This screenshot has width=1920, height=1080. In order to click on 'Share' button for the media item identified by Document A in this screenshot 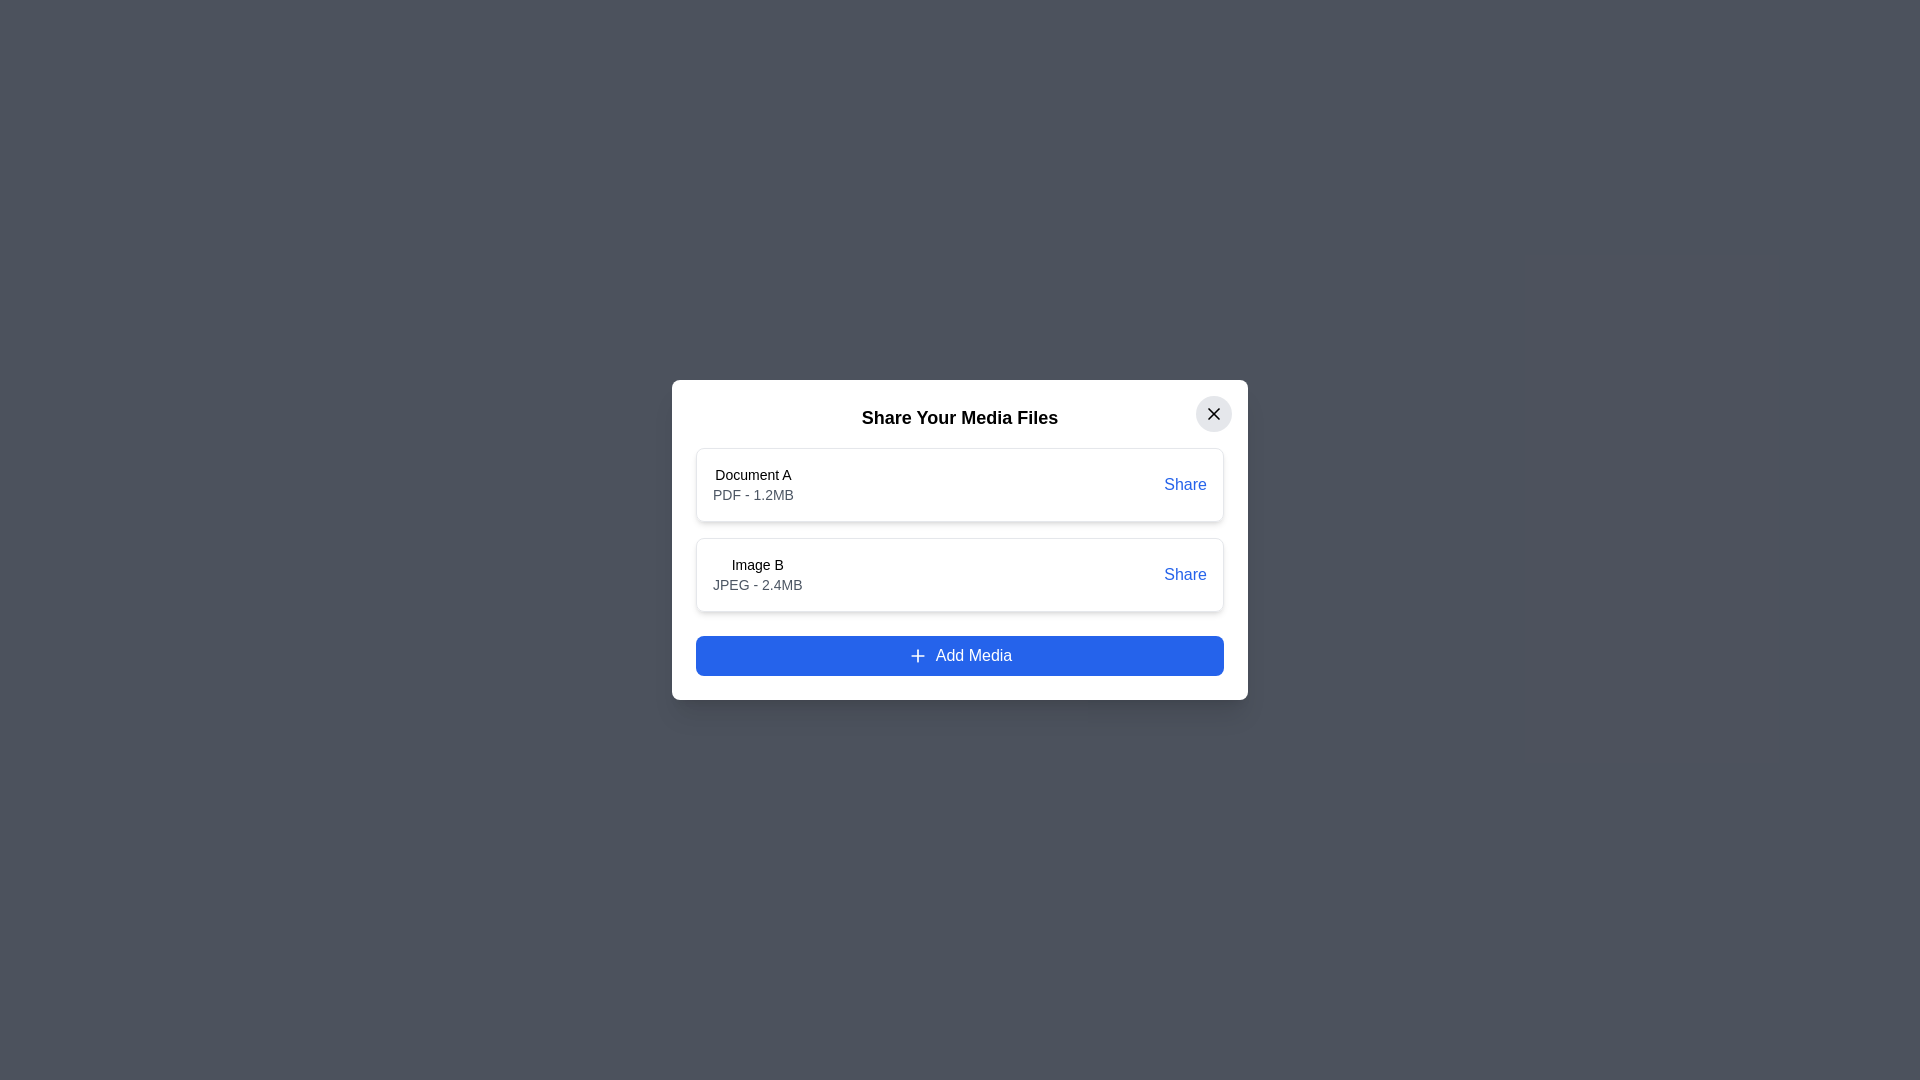, I will do `click(1185, 485)`.